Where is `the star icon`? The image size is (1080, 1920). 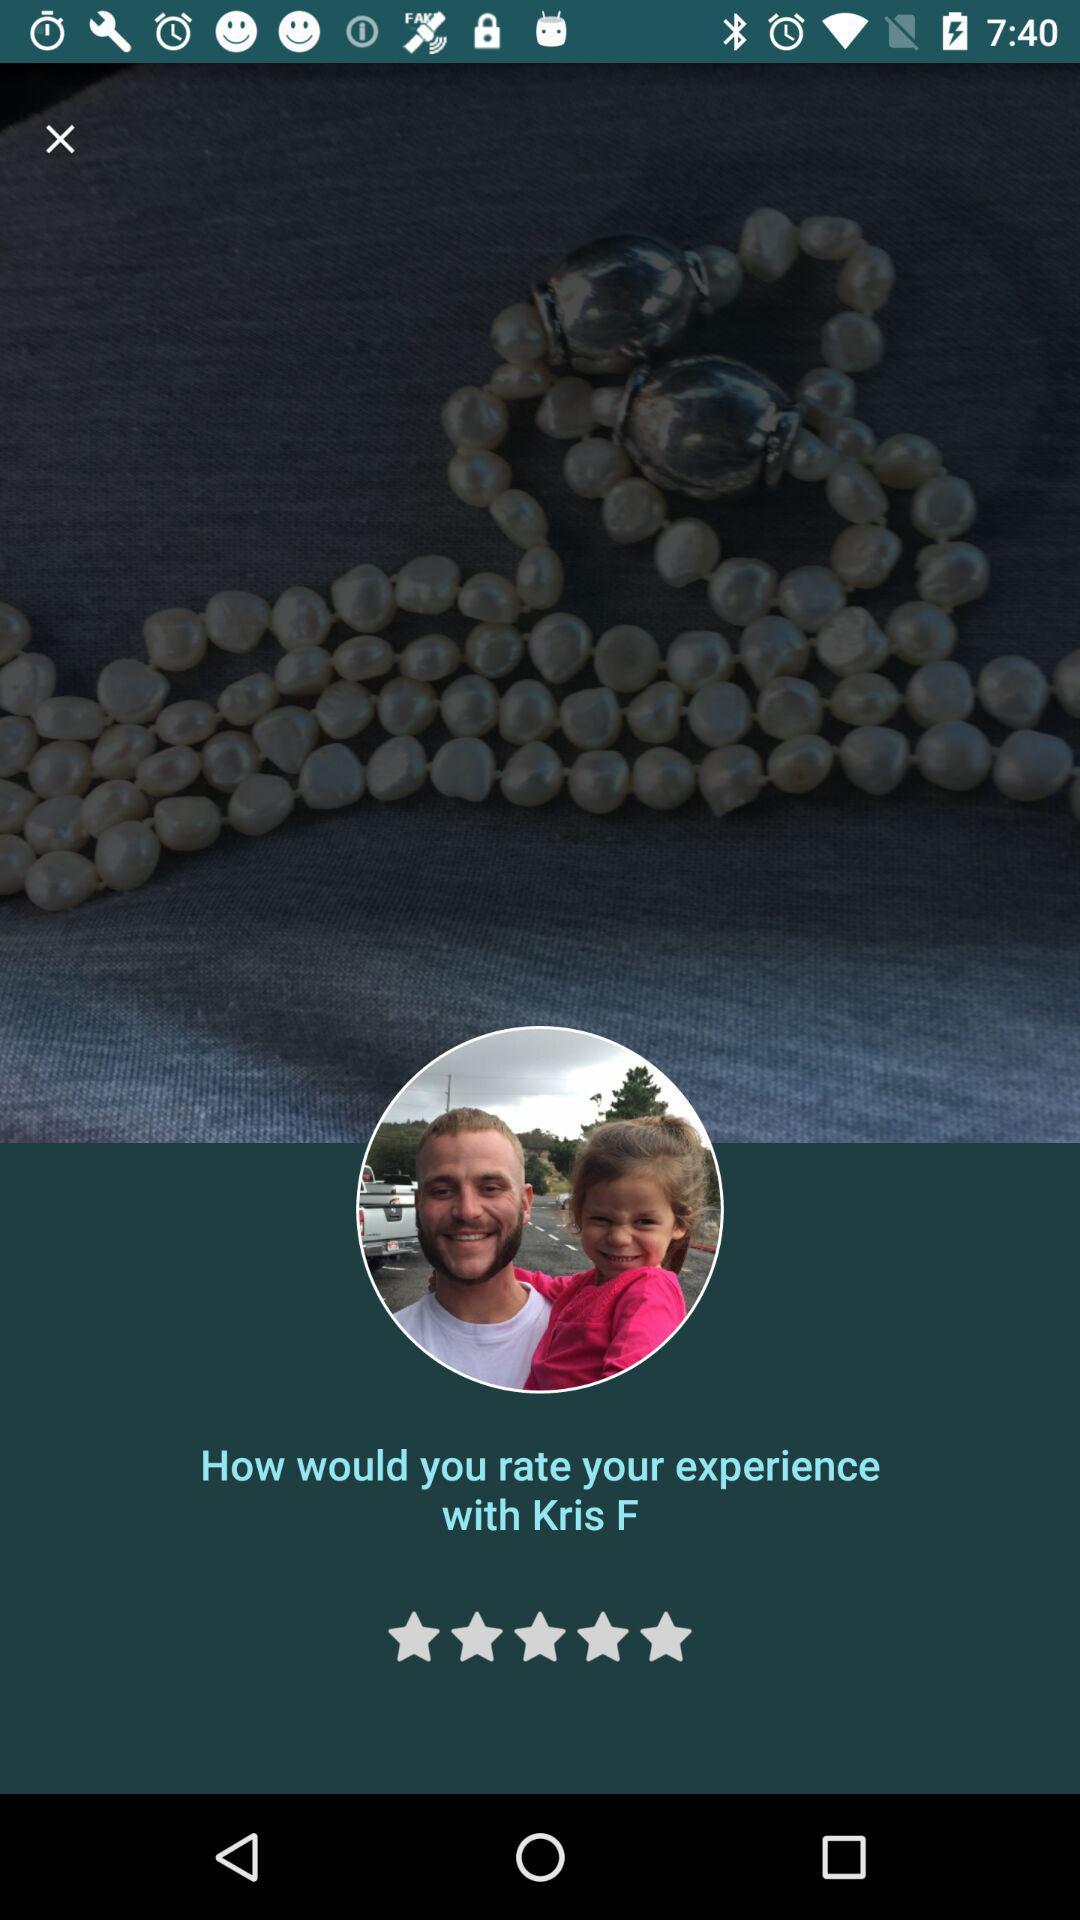 the star icon is located at coordinates (477, 1636).